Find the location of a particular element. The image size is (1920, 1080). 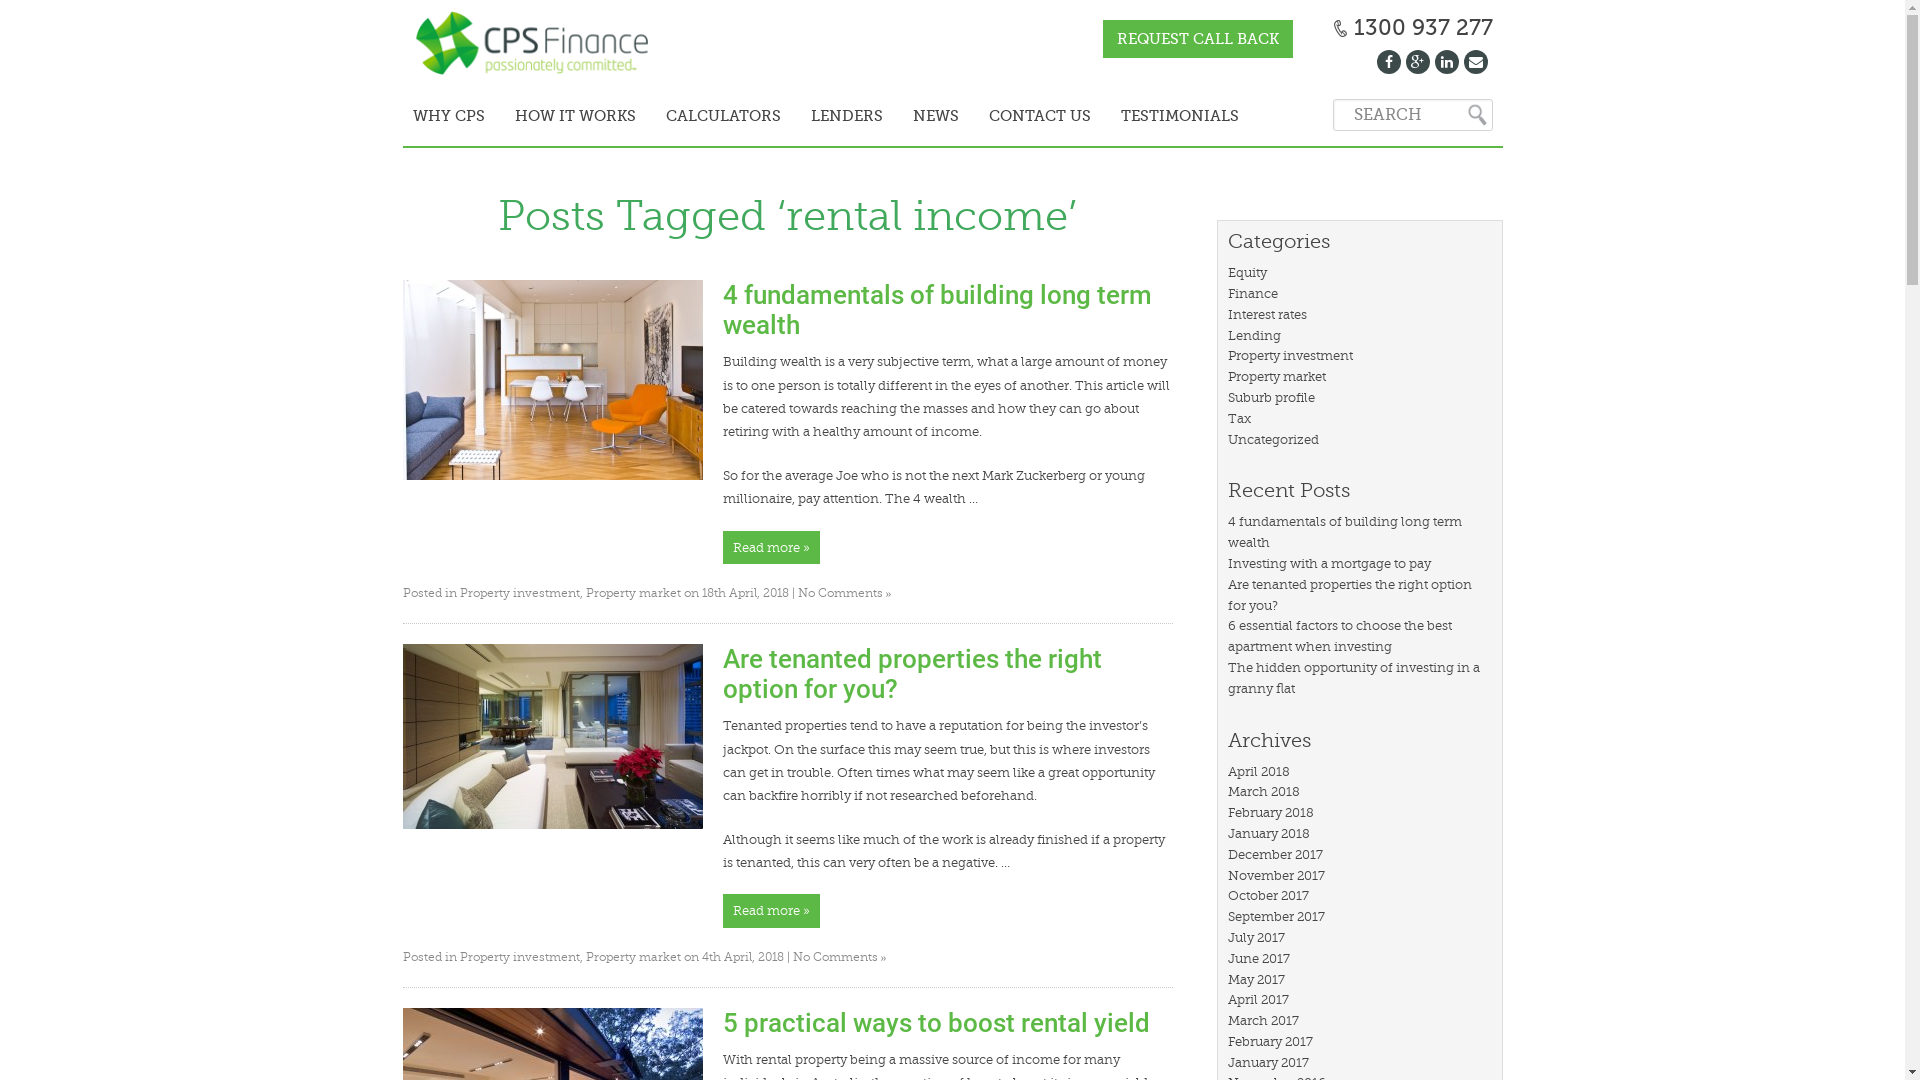

'Suburb profile' is located at coordinates (1270, 397).